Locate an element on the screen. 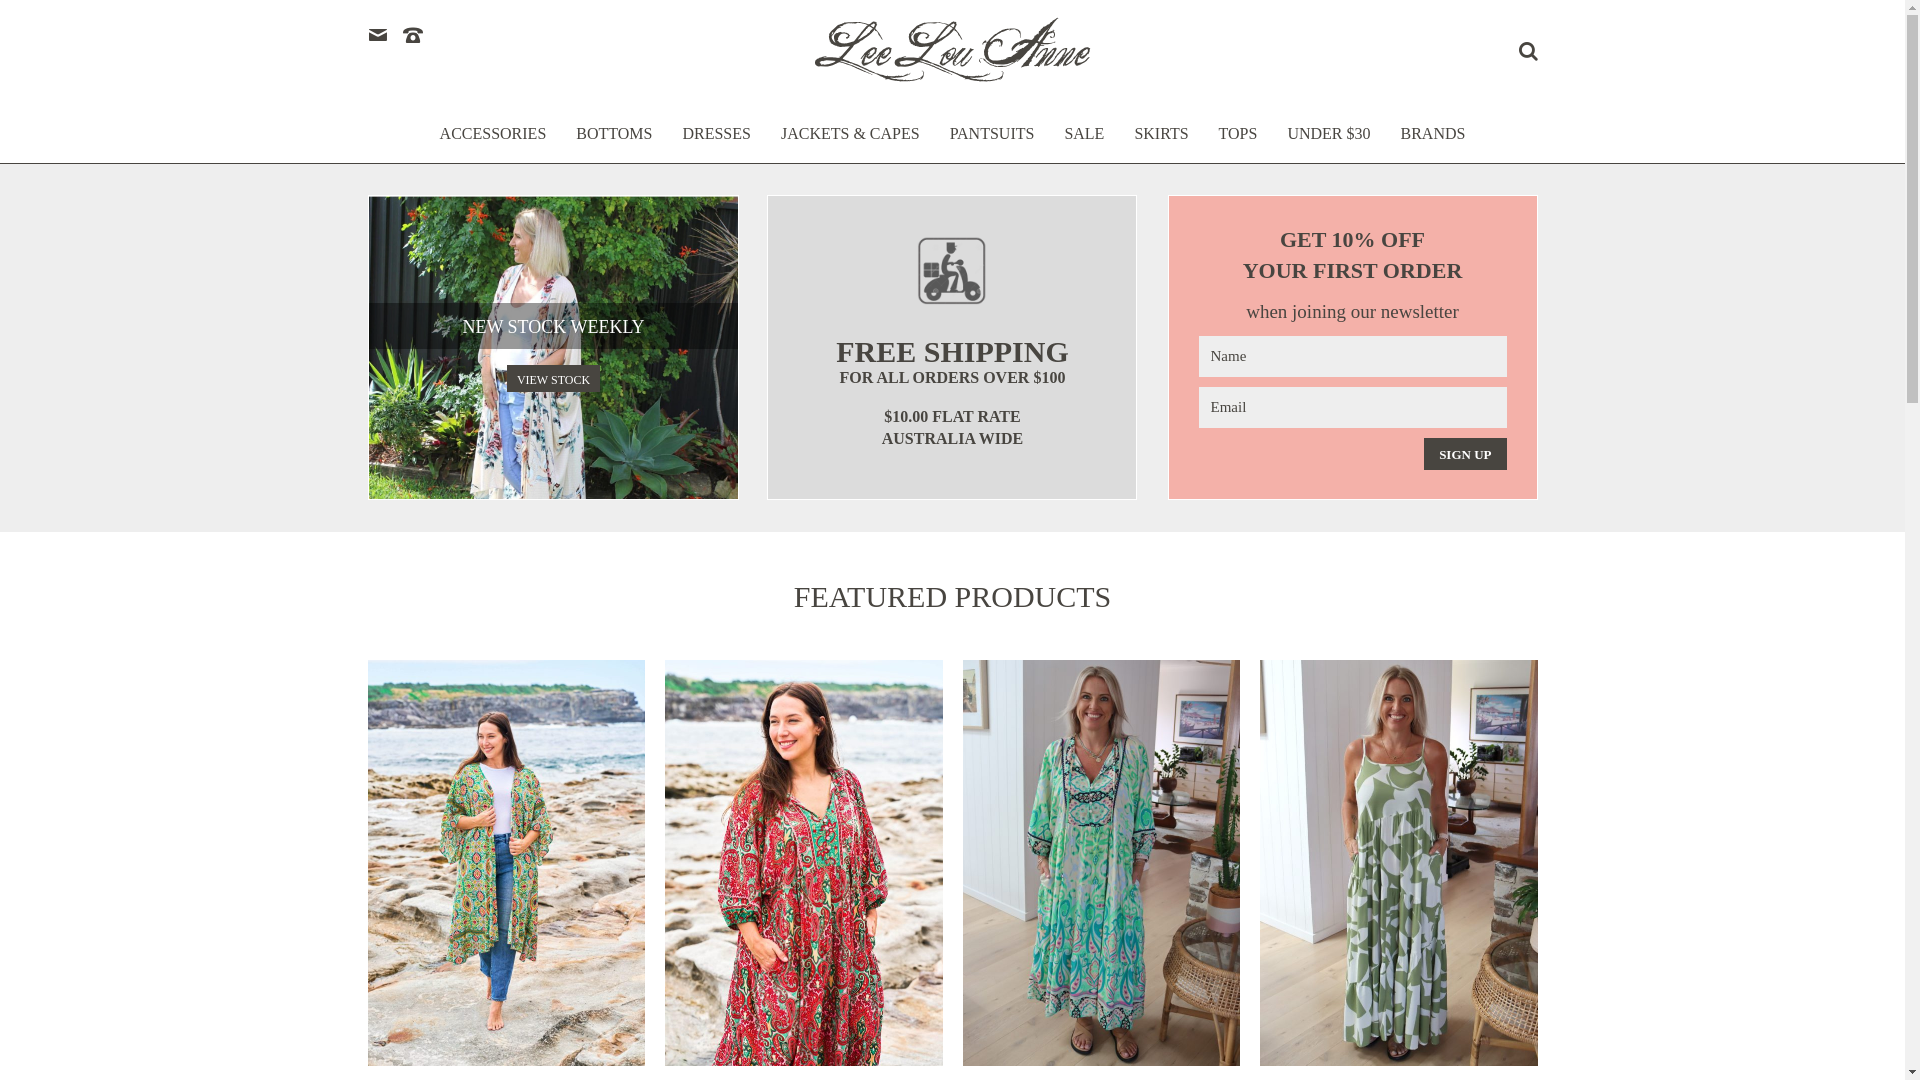 The image size is (1920, 1080). 'ACCESSORIES' is located at coordinates (493, 142).